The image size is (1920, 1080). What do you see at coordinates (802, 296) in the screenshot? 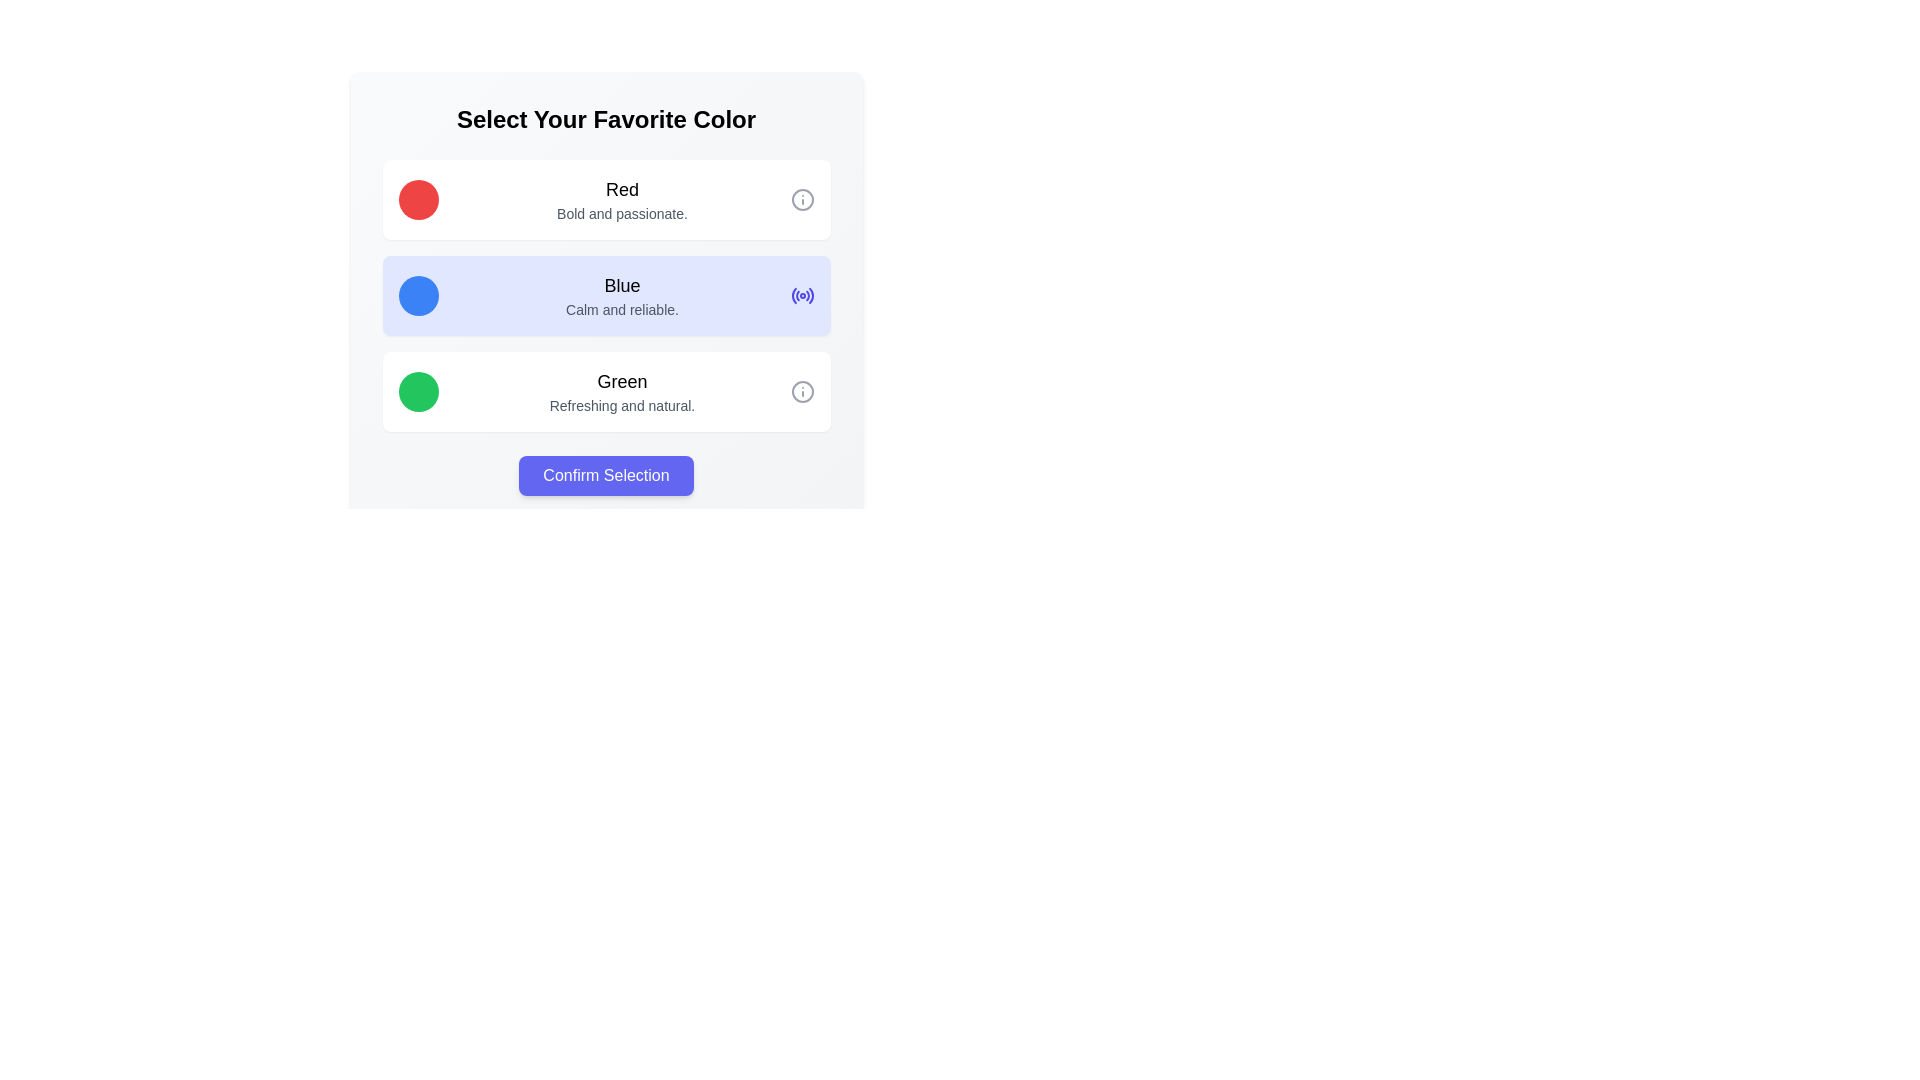
I see `the radio button icon (SVG)` at bounding box center [802, 296].